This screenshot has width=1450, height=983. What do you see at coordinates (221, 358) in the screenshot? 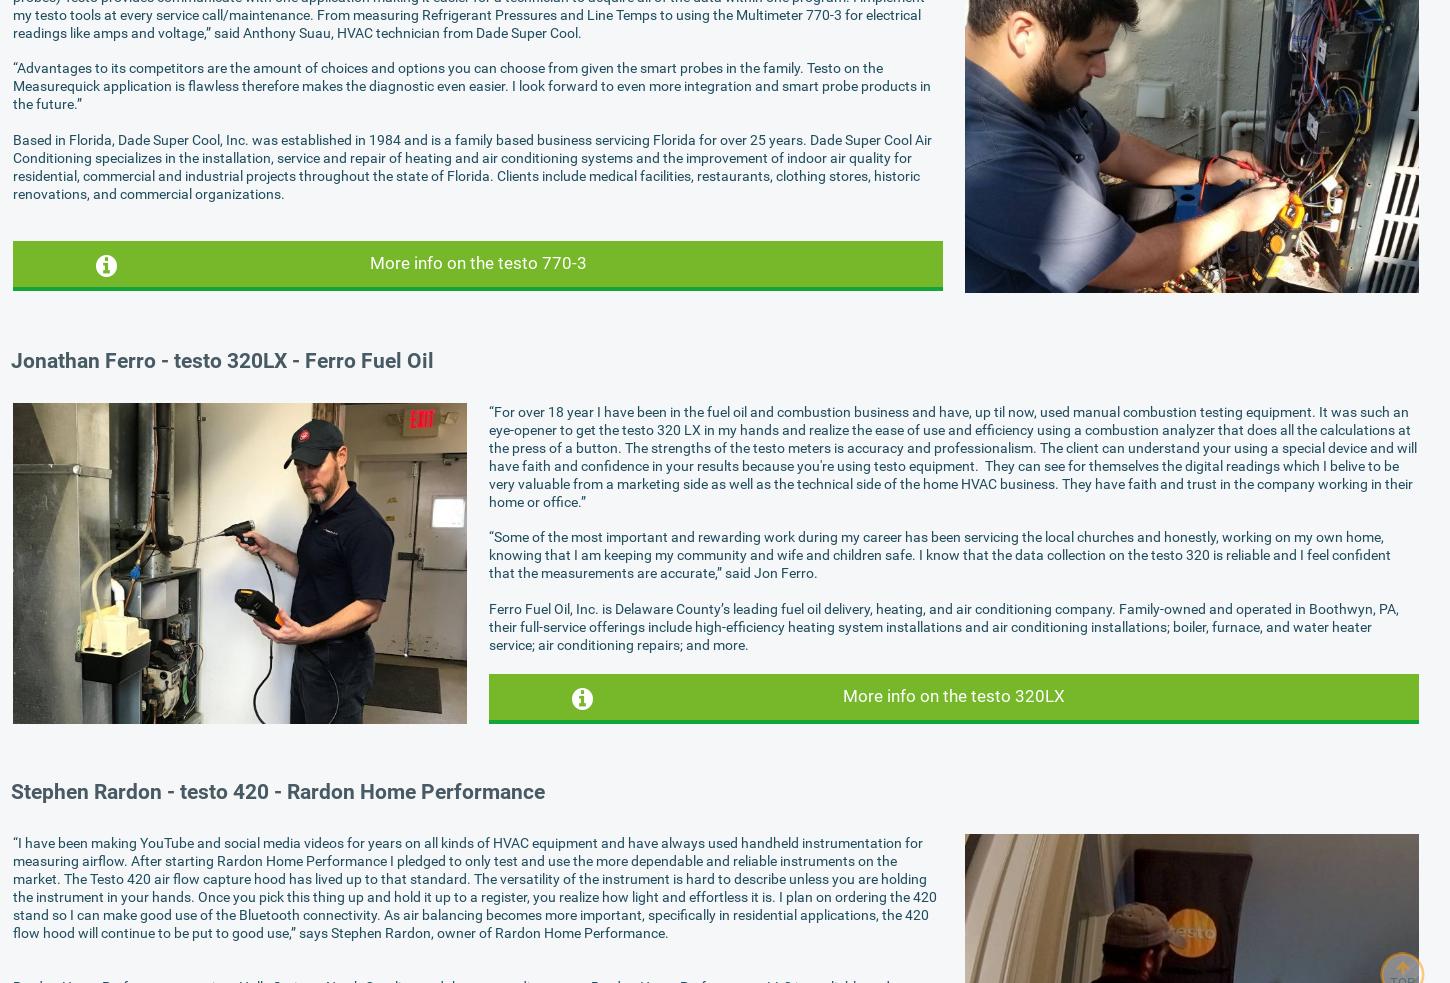
I see `'Jonathan Ferro - testo 320LX - Ferro Fuel Oil'` at bounding box center [221, 358].